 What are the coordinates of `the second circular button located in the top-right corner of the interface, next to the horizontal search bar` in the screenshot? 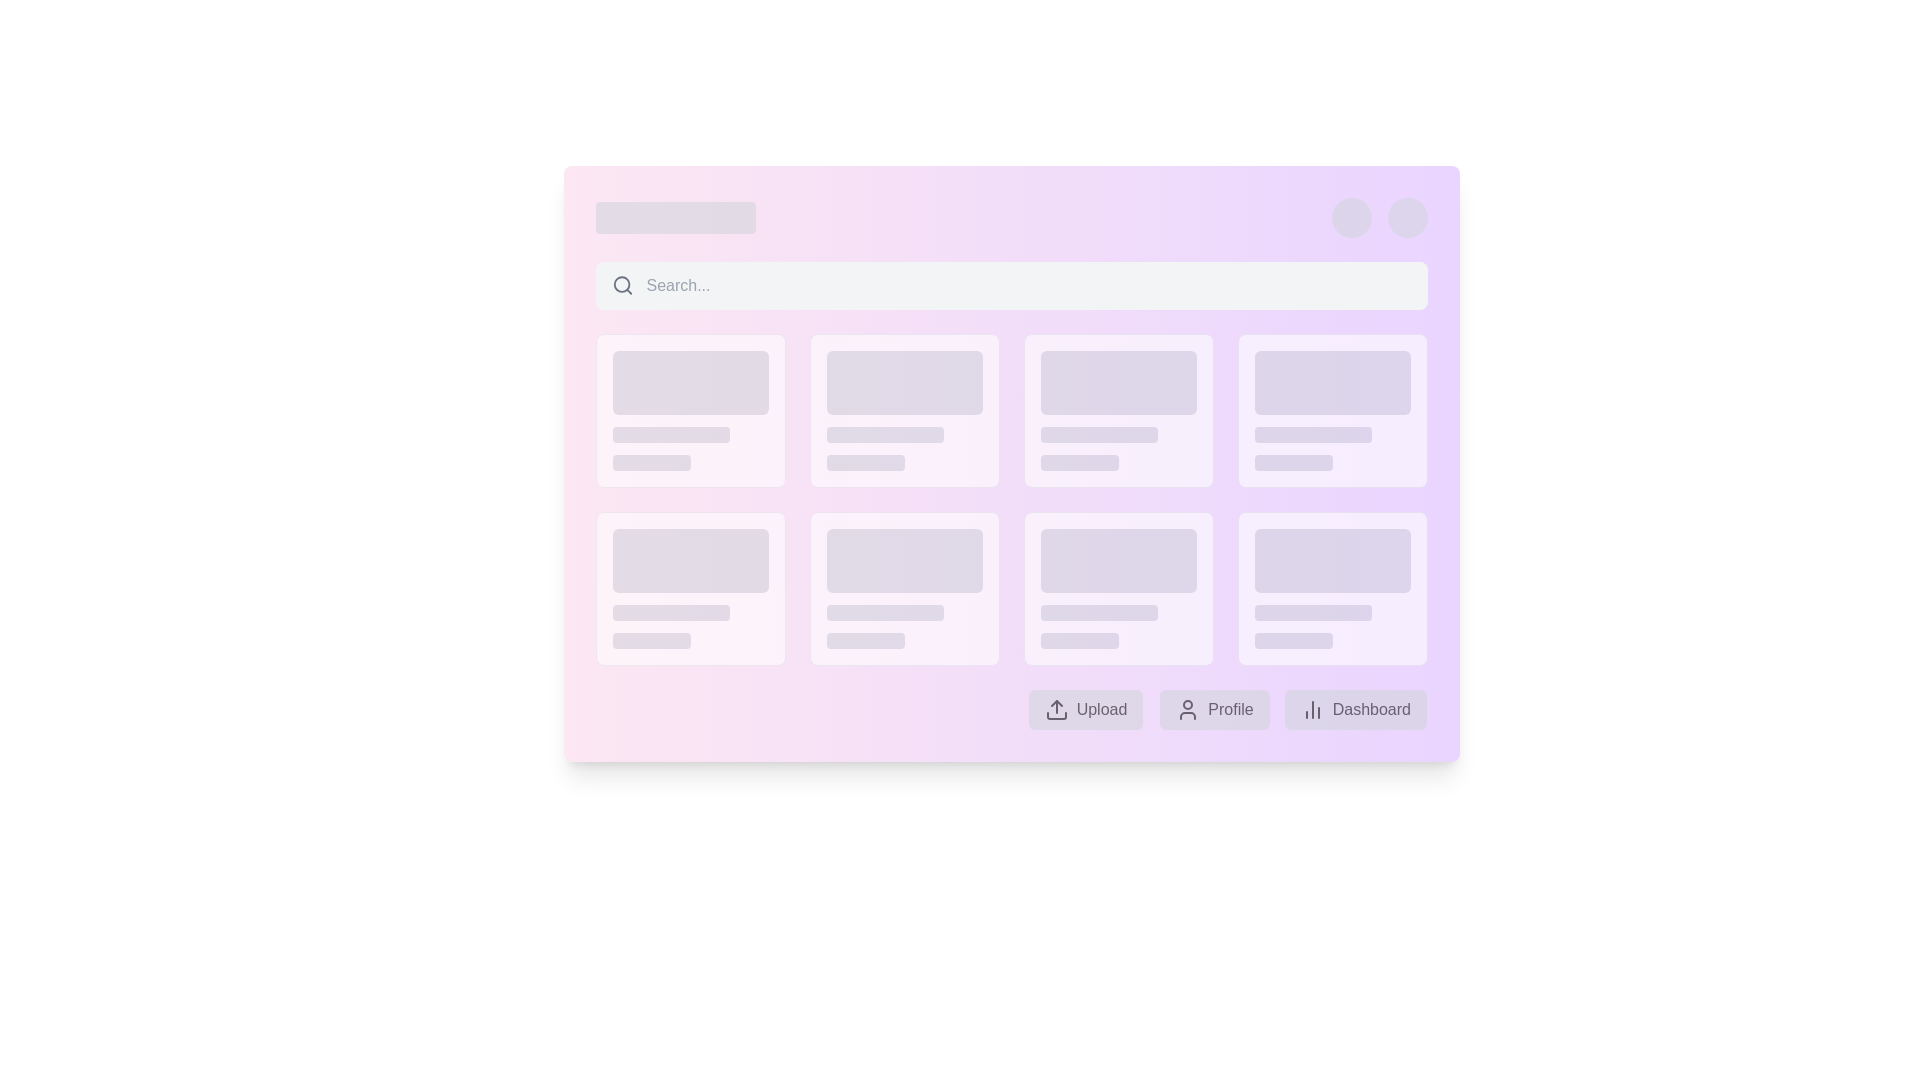 It's located at (1406, 218).